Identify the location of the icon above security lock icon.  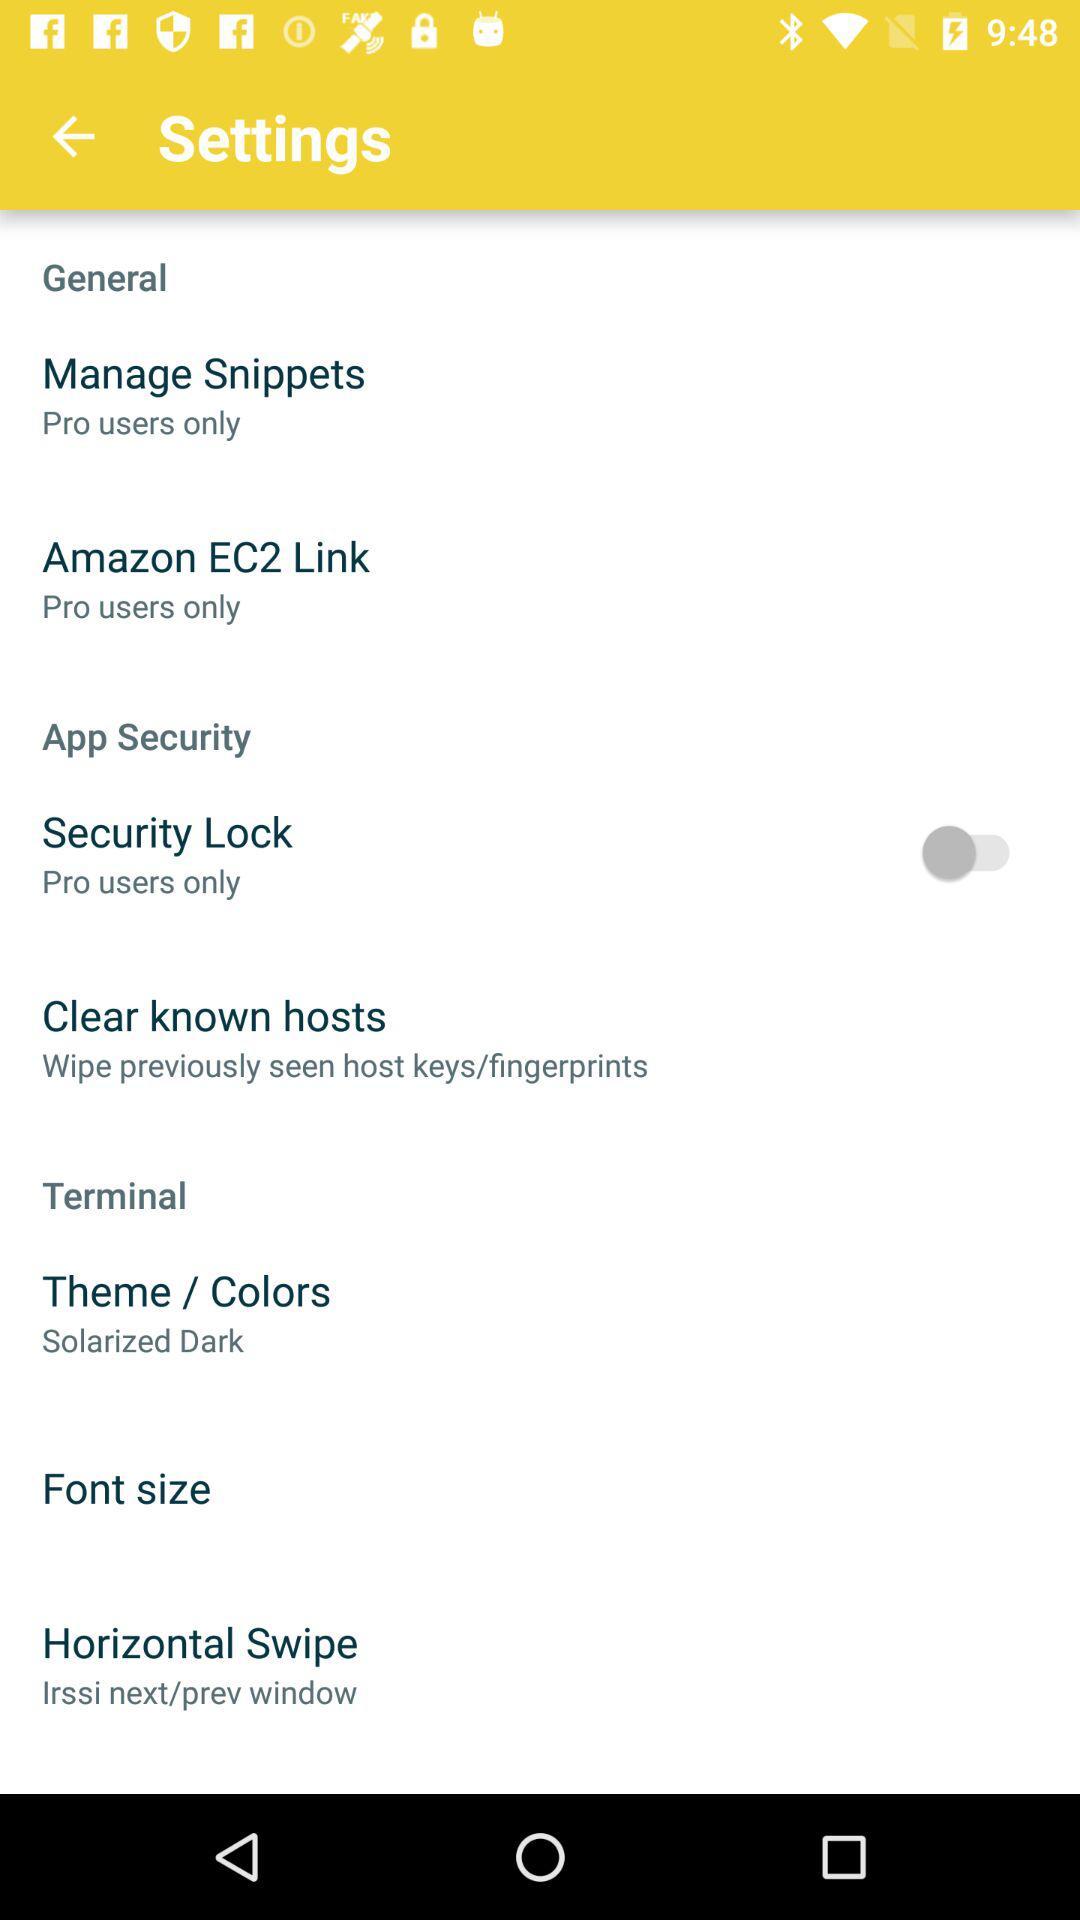
(540, 714).